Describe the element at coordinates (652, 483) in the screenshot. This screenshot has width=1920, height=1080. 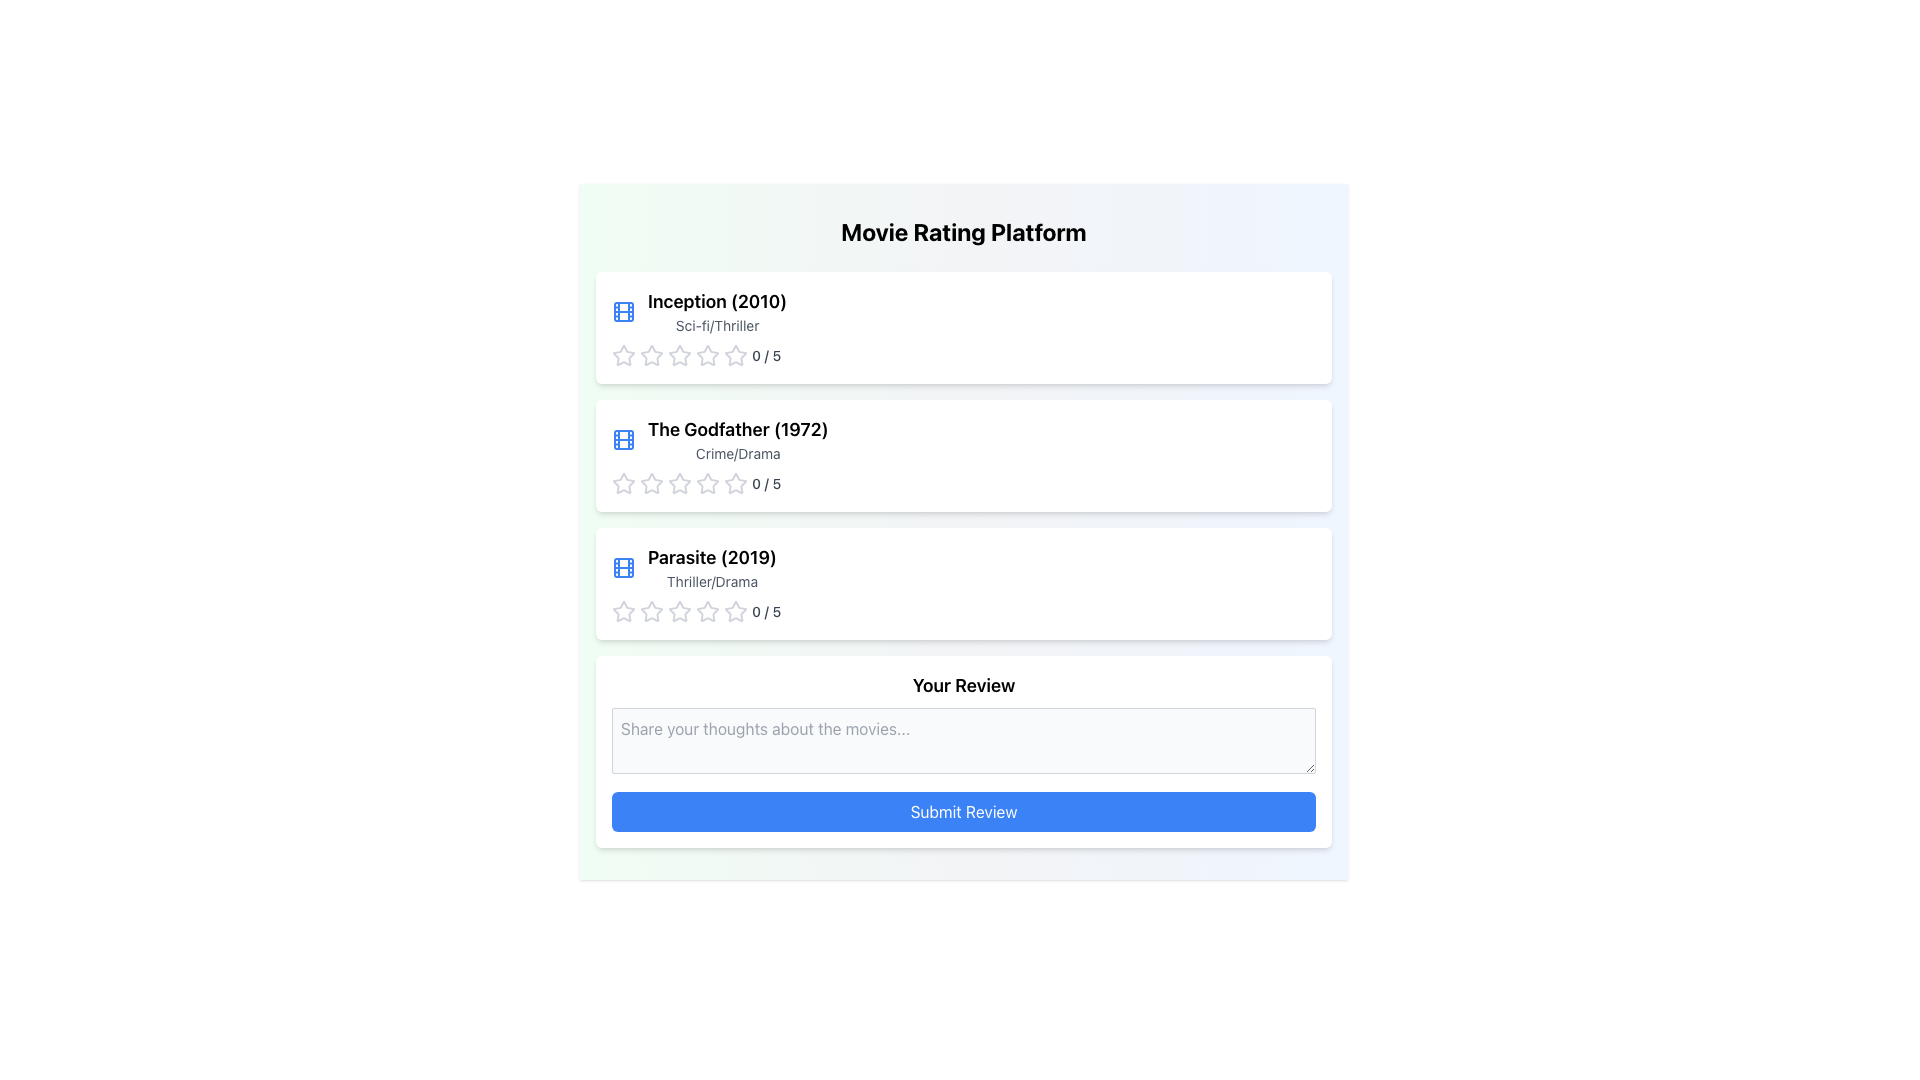
I see `the second star icon in the rating interface for 'The Godfather (1972)' to rate it` at that location.